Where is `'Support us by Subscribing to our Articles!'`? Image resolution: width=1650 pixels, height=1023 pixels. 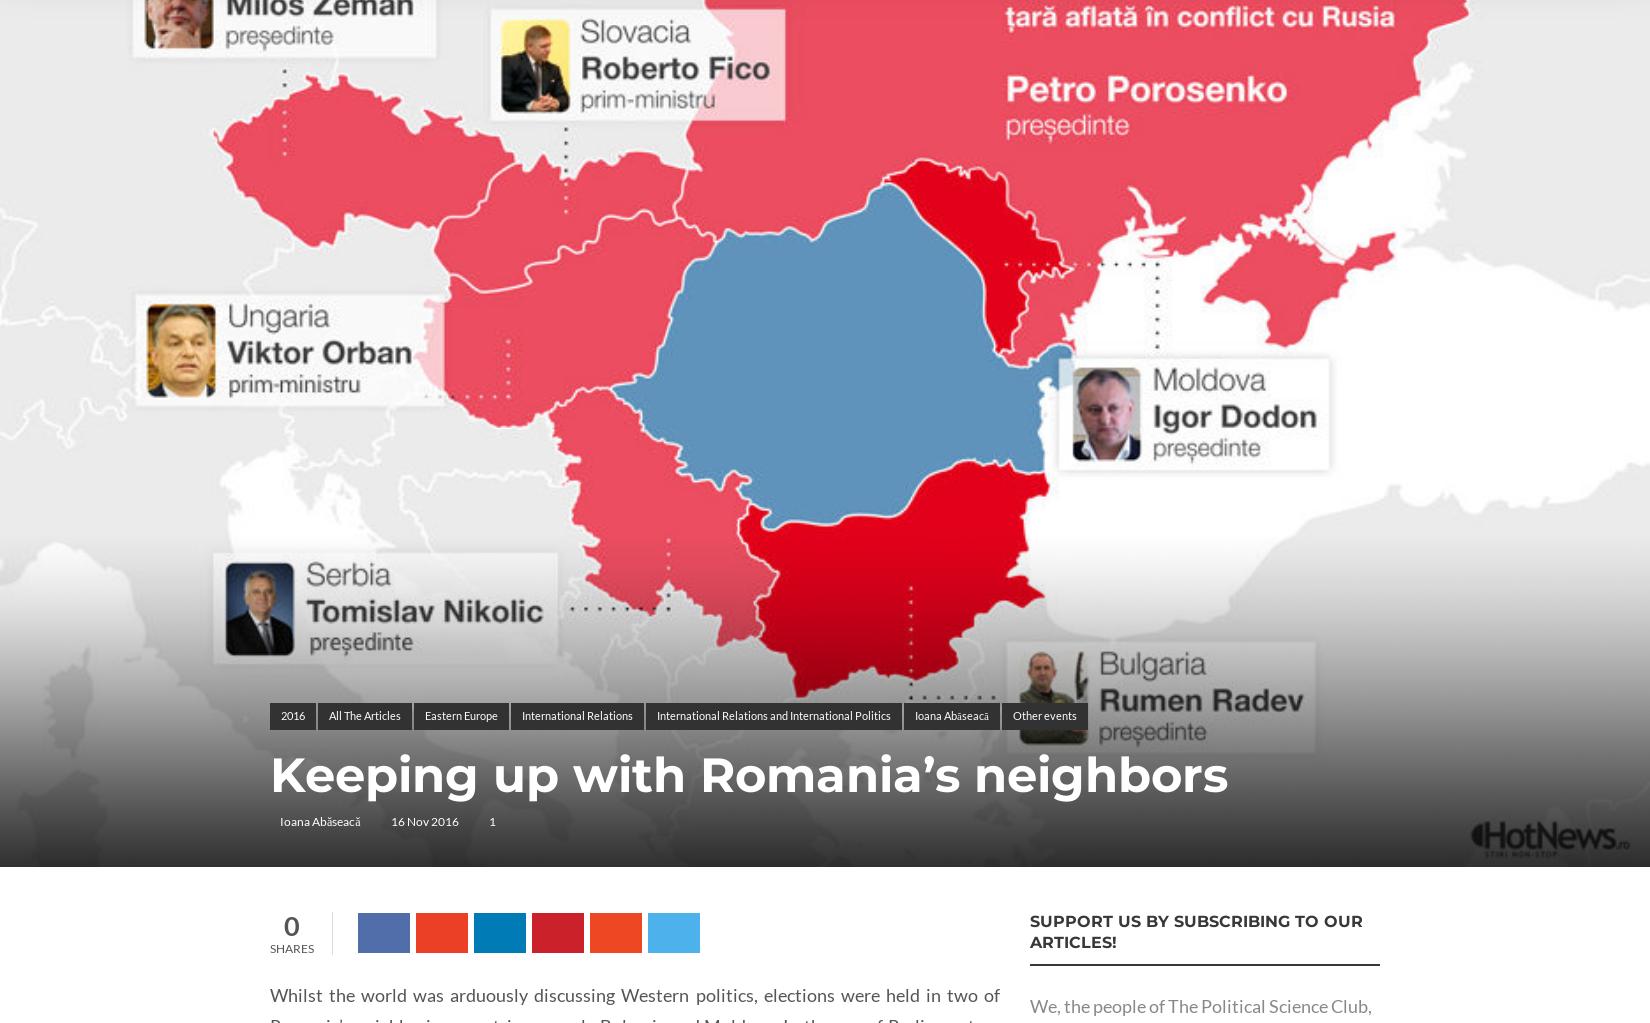 'Support us by Subscribing to our Articles!' is located at coordinates (1029, 930).